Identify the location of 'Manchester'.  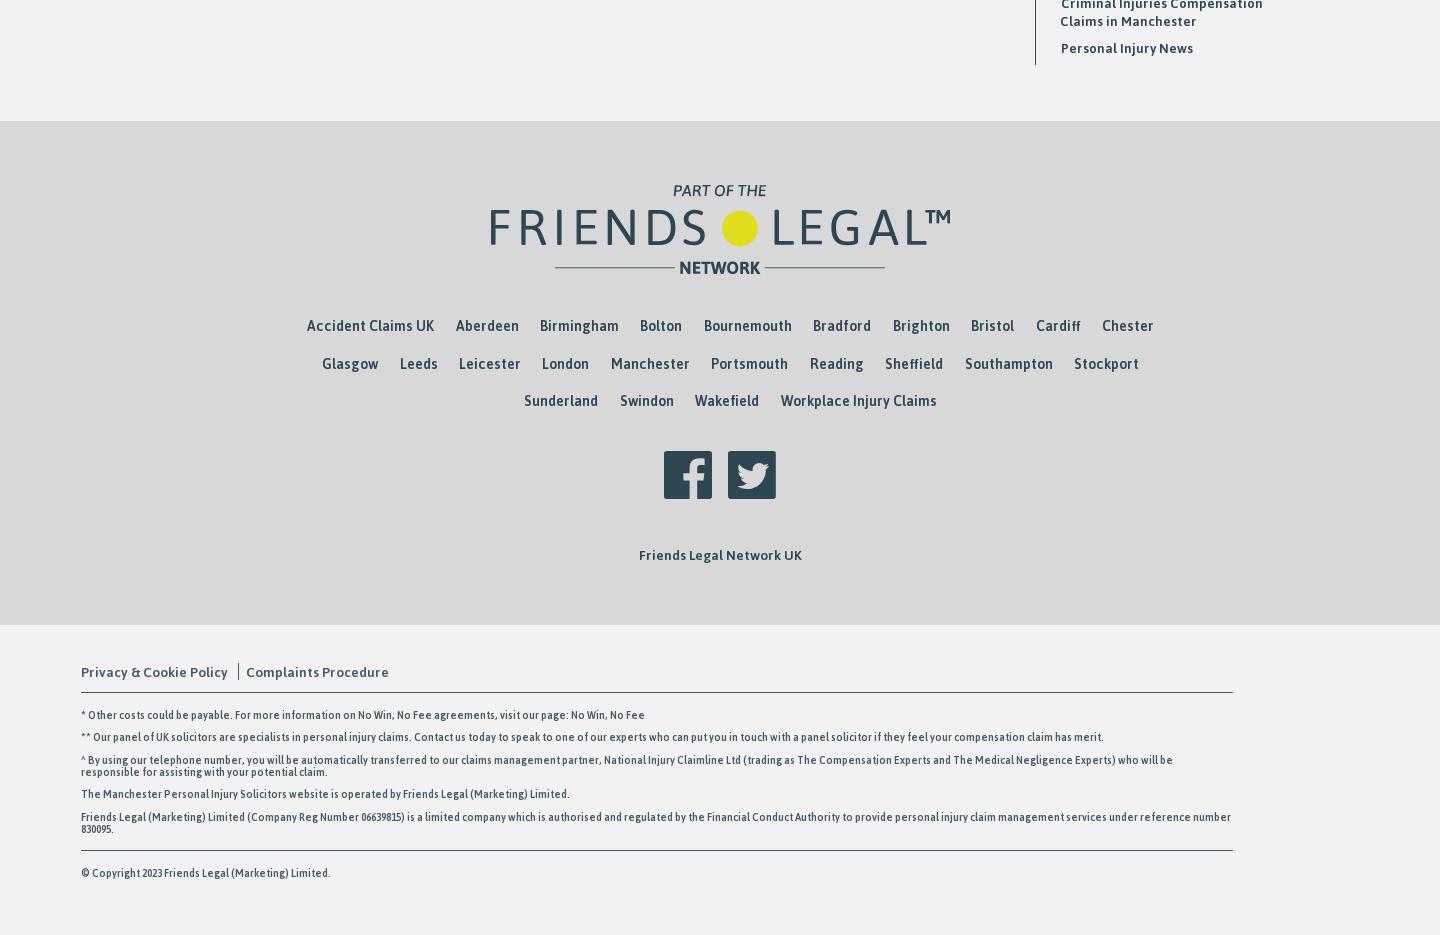
(648, 361).